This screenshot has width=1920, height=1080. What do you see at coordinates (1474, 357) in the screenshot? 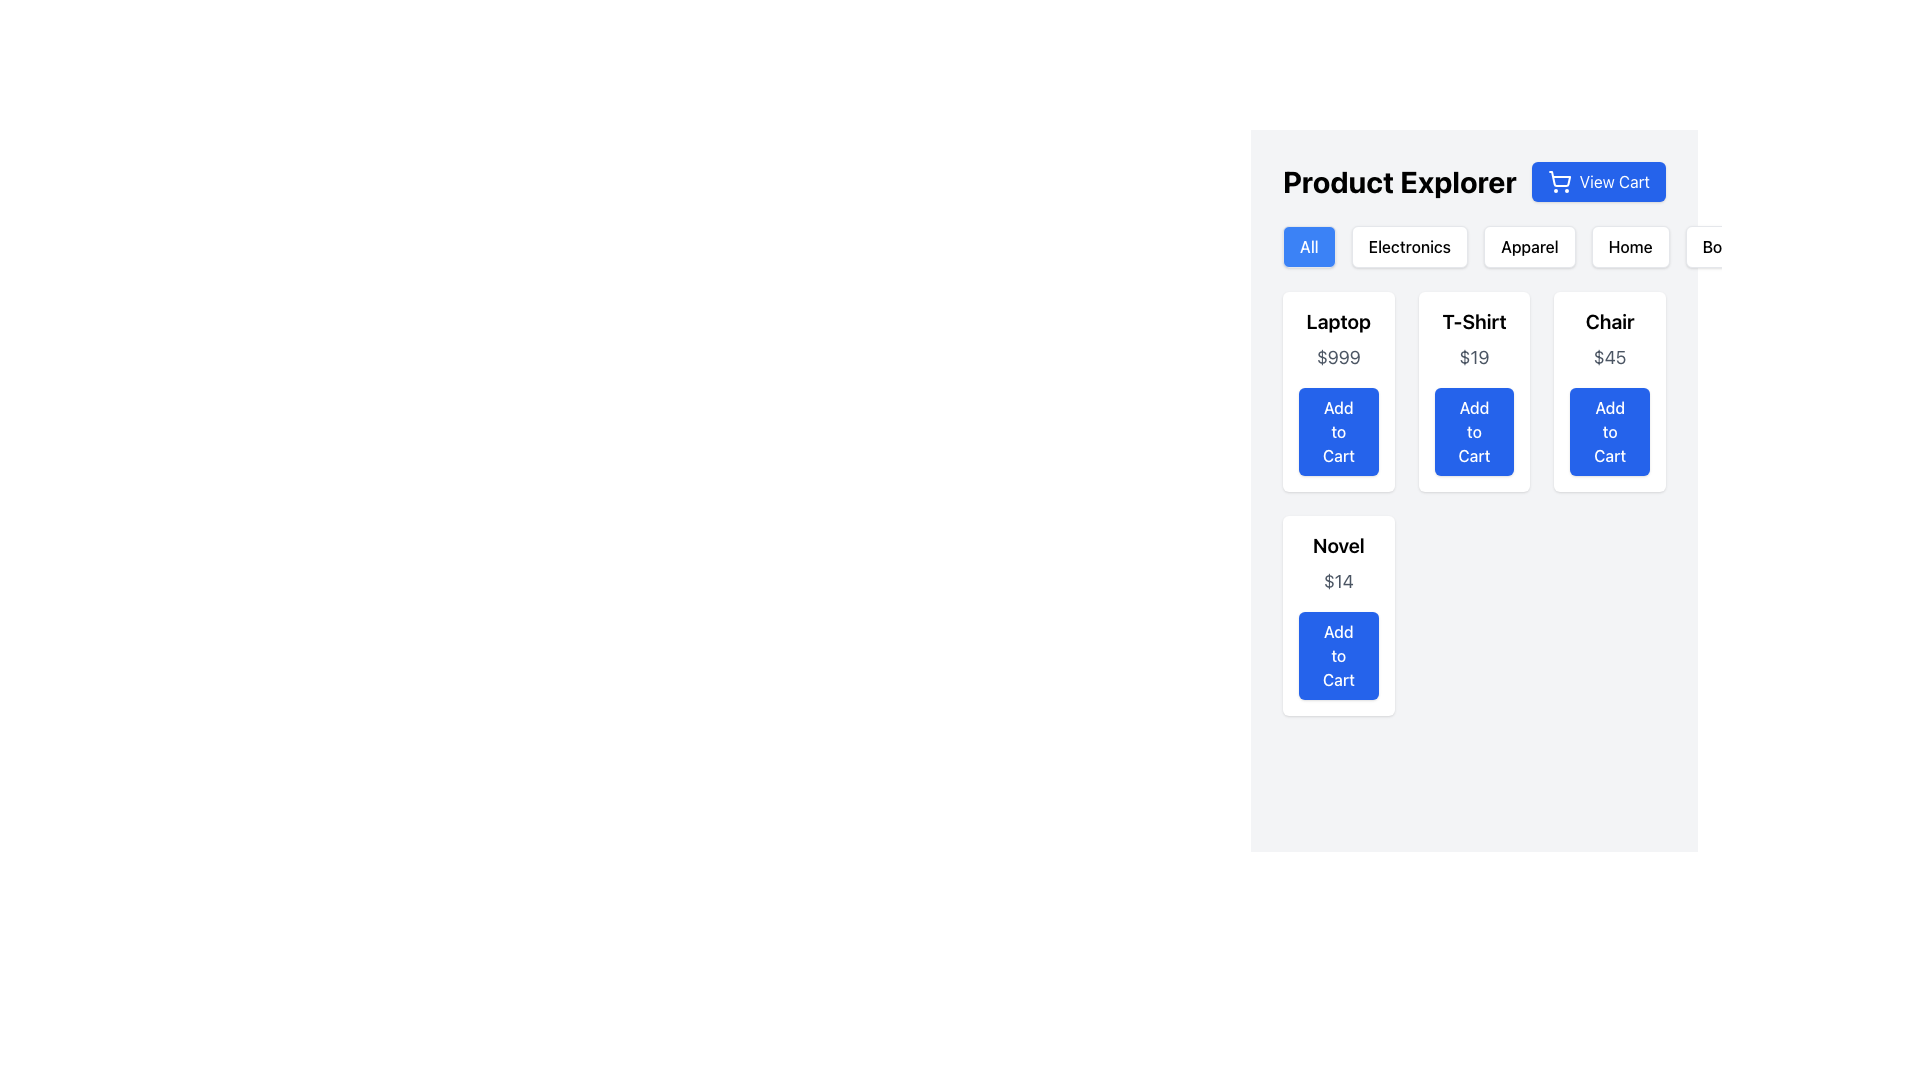
I see `the price Text Label that displays the cost of the T-Shirt, which is located within the T-Shirt card in the product grid, positioned below the title and above the Add to Cart button` at bounding box center [1474, 357].